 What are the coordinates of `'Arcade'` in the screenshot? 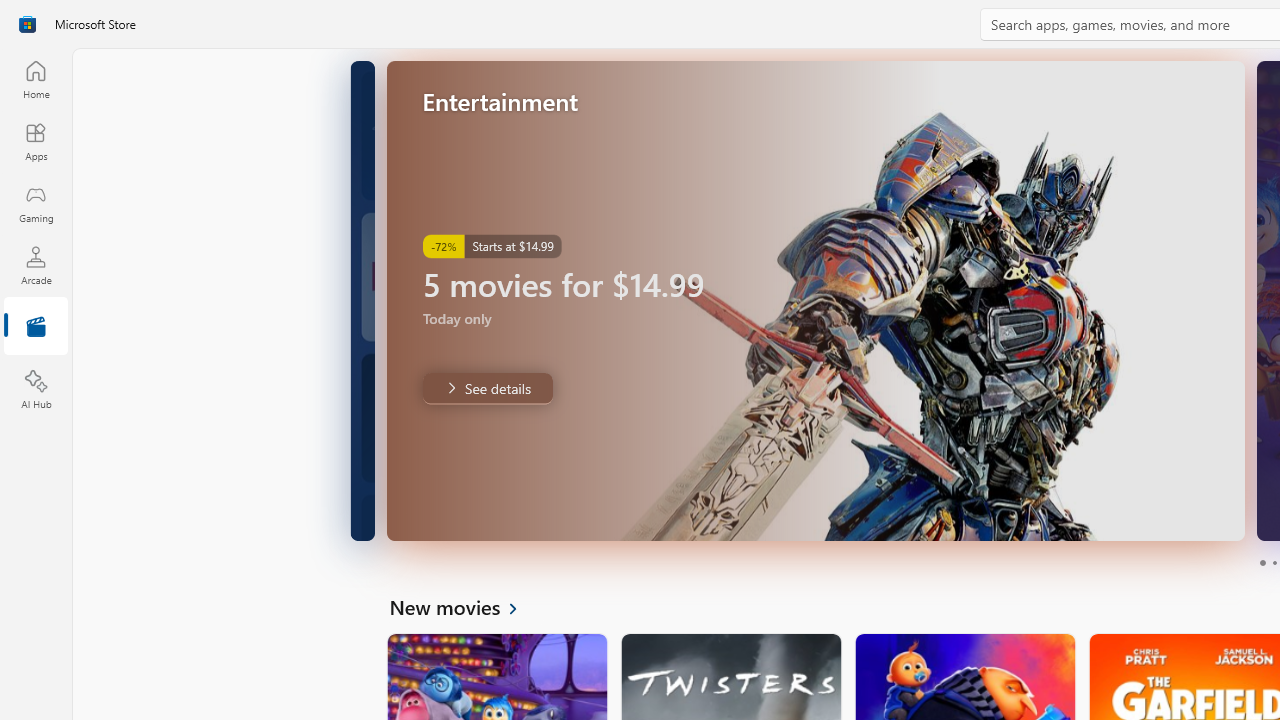 It's located at (35, 264).